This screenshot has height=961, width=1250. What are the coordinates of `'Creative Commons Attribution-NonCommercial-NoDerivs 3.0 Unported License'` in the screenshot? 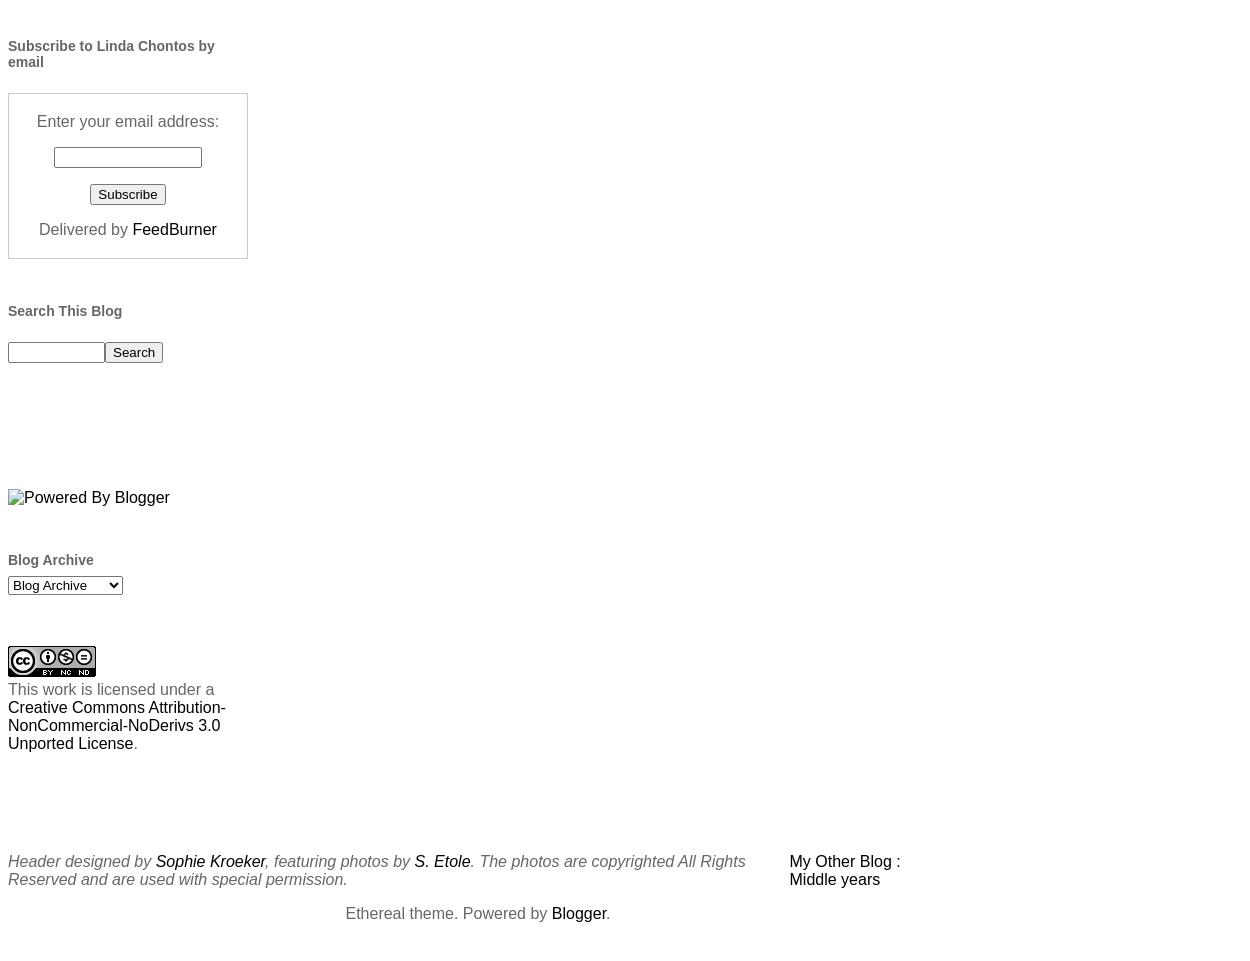 It's located at (115, 724).